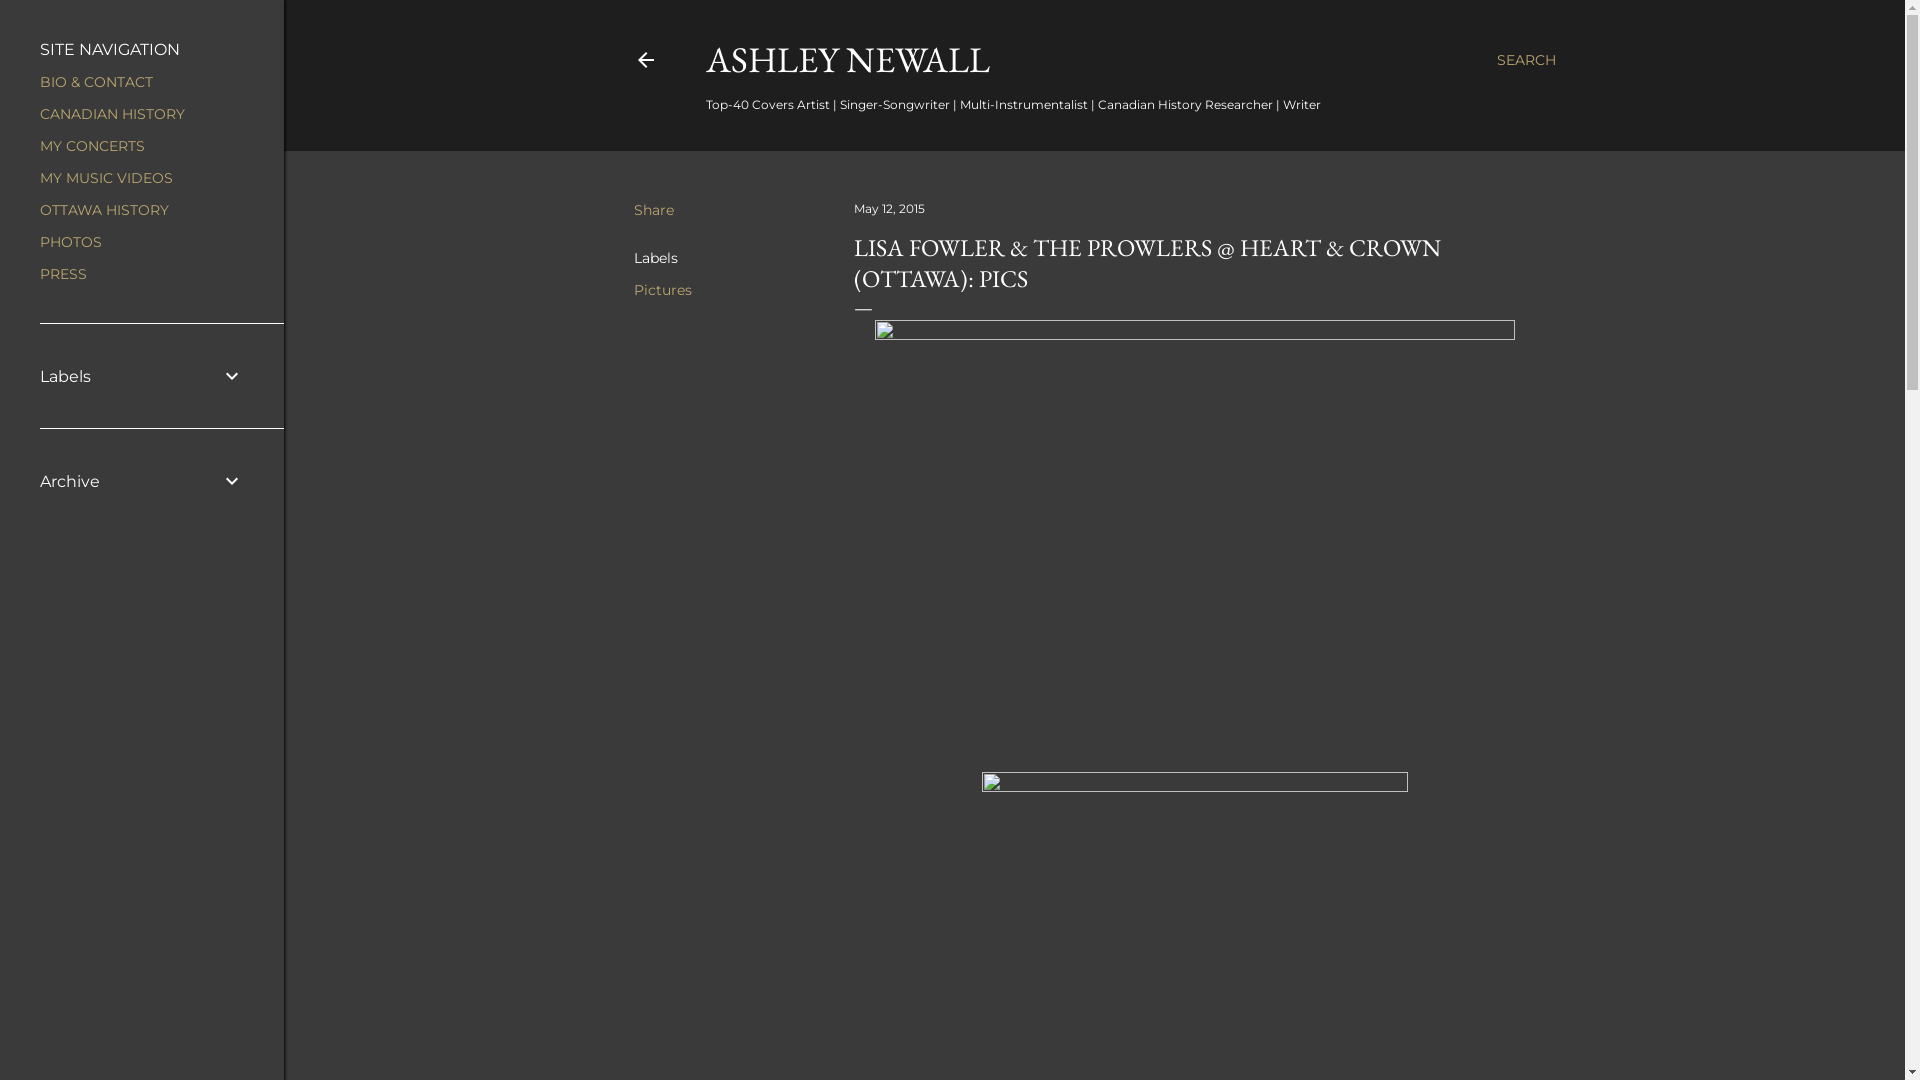  I want to click on 'ASHLEY NEWALL', so click(848, 58).